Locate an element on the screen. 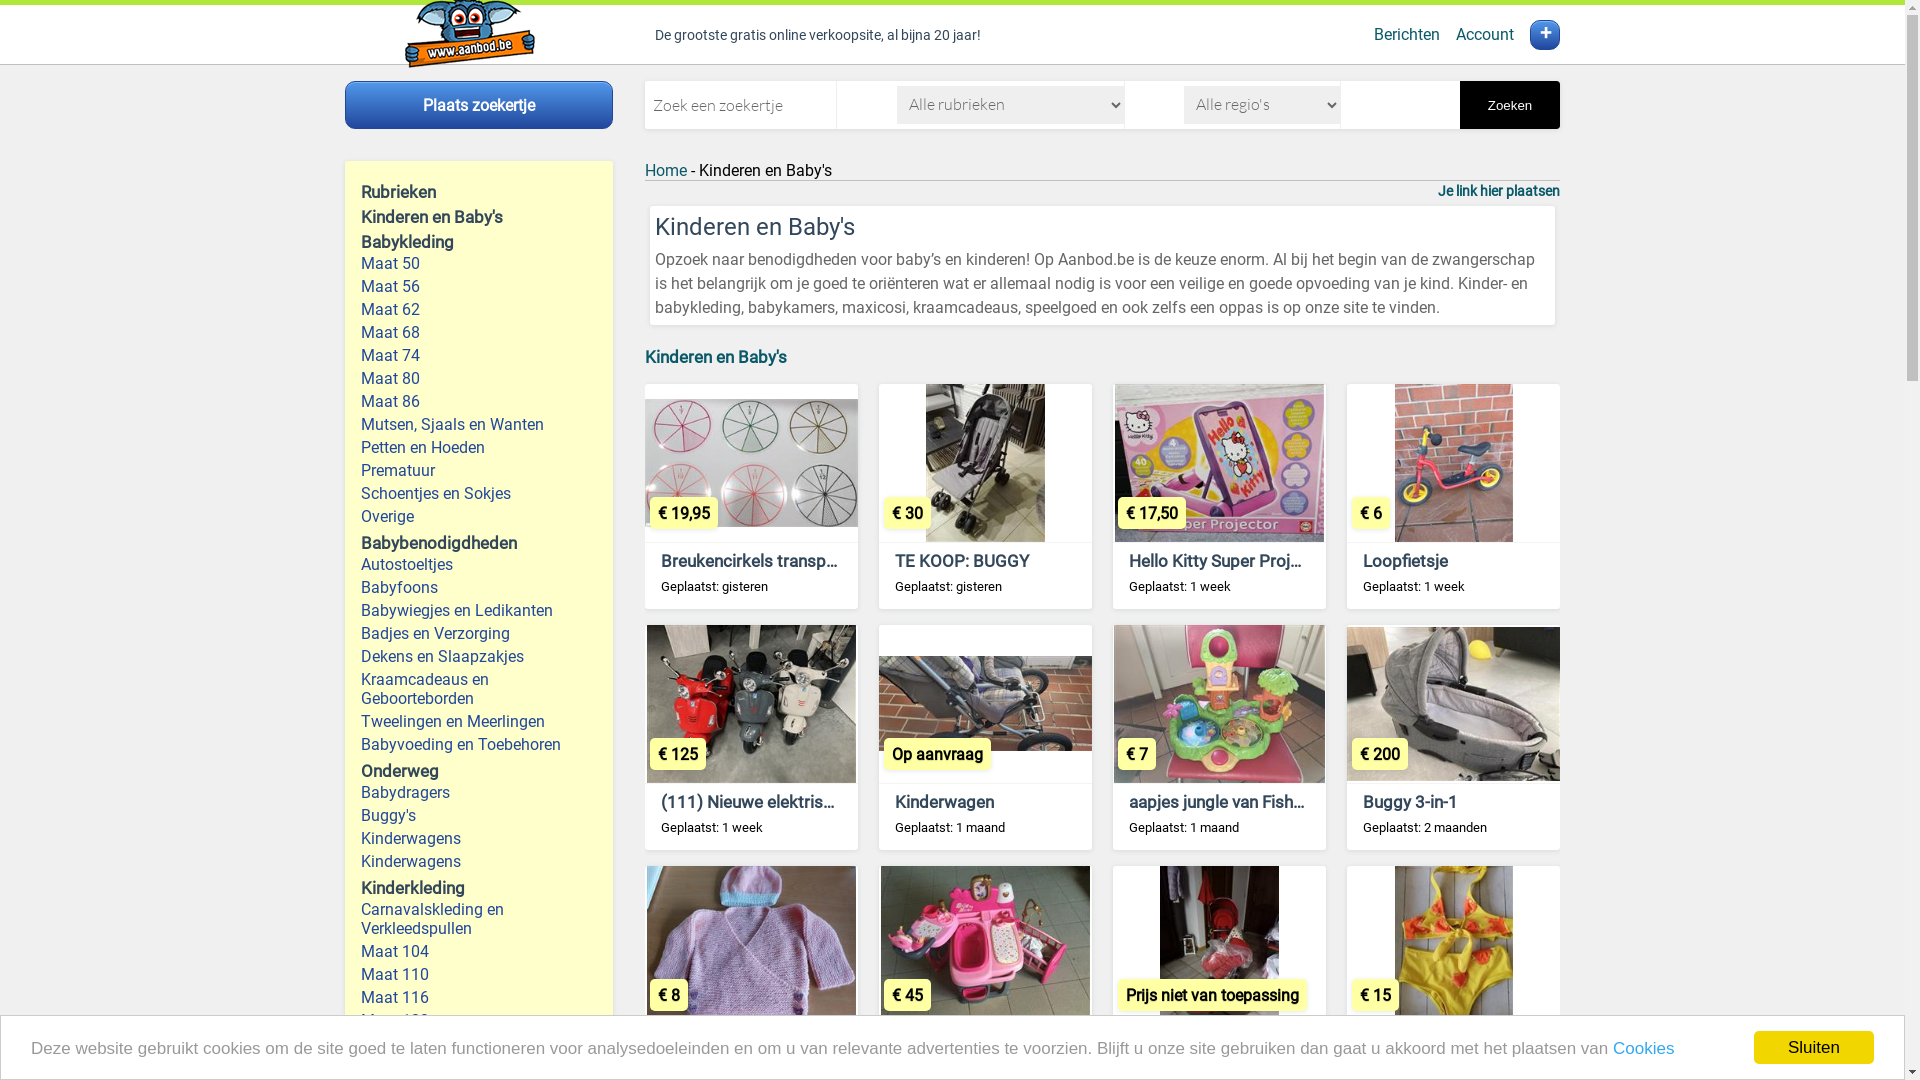  'Plaats zoekertje' is located at coordinates (478, 104).